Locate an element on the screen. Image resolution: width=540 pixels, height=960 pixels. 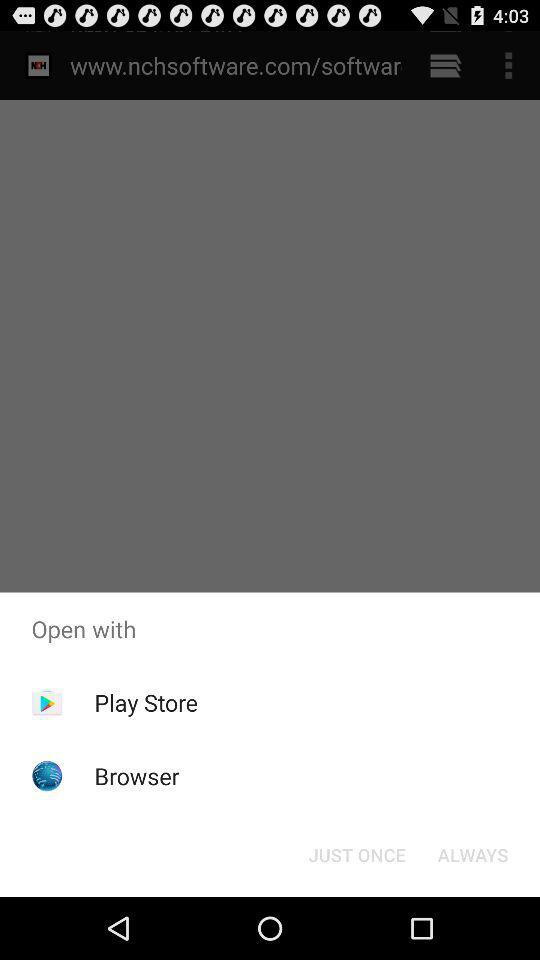
the icon below open with app is located at coordinates (145, 702).